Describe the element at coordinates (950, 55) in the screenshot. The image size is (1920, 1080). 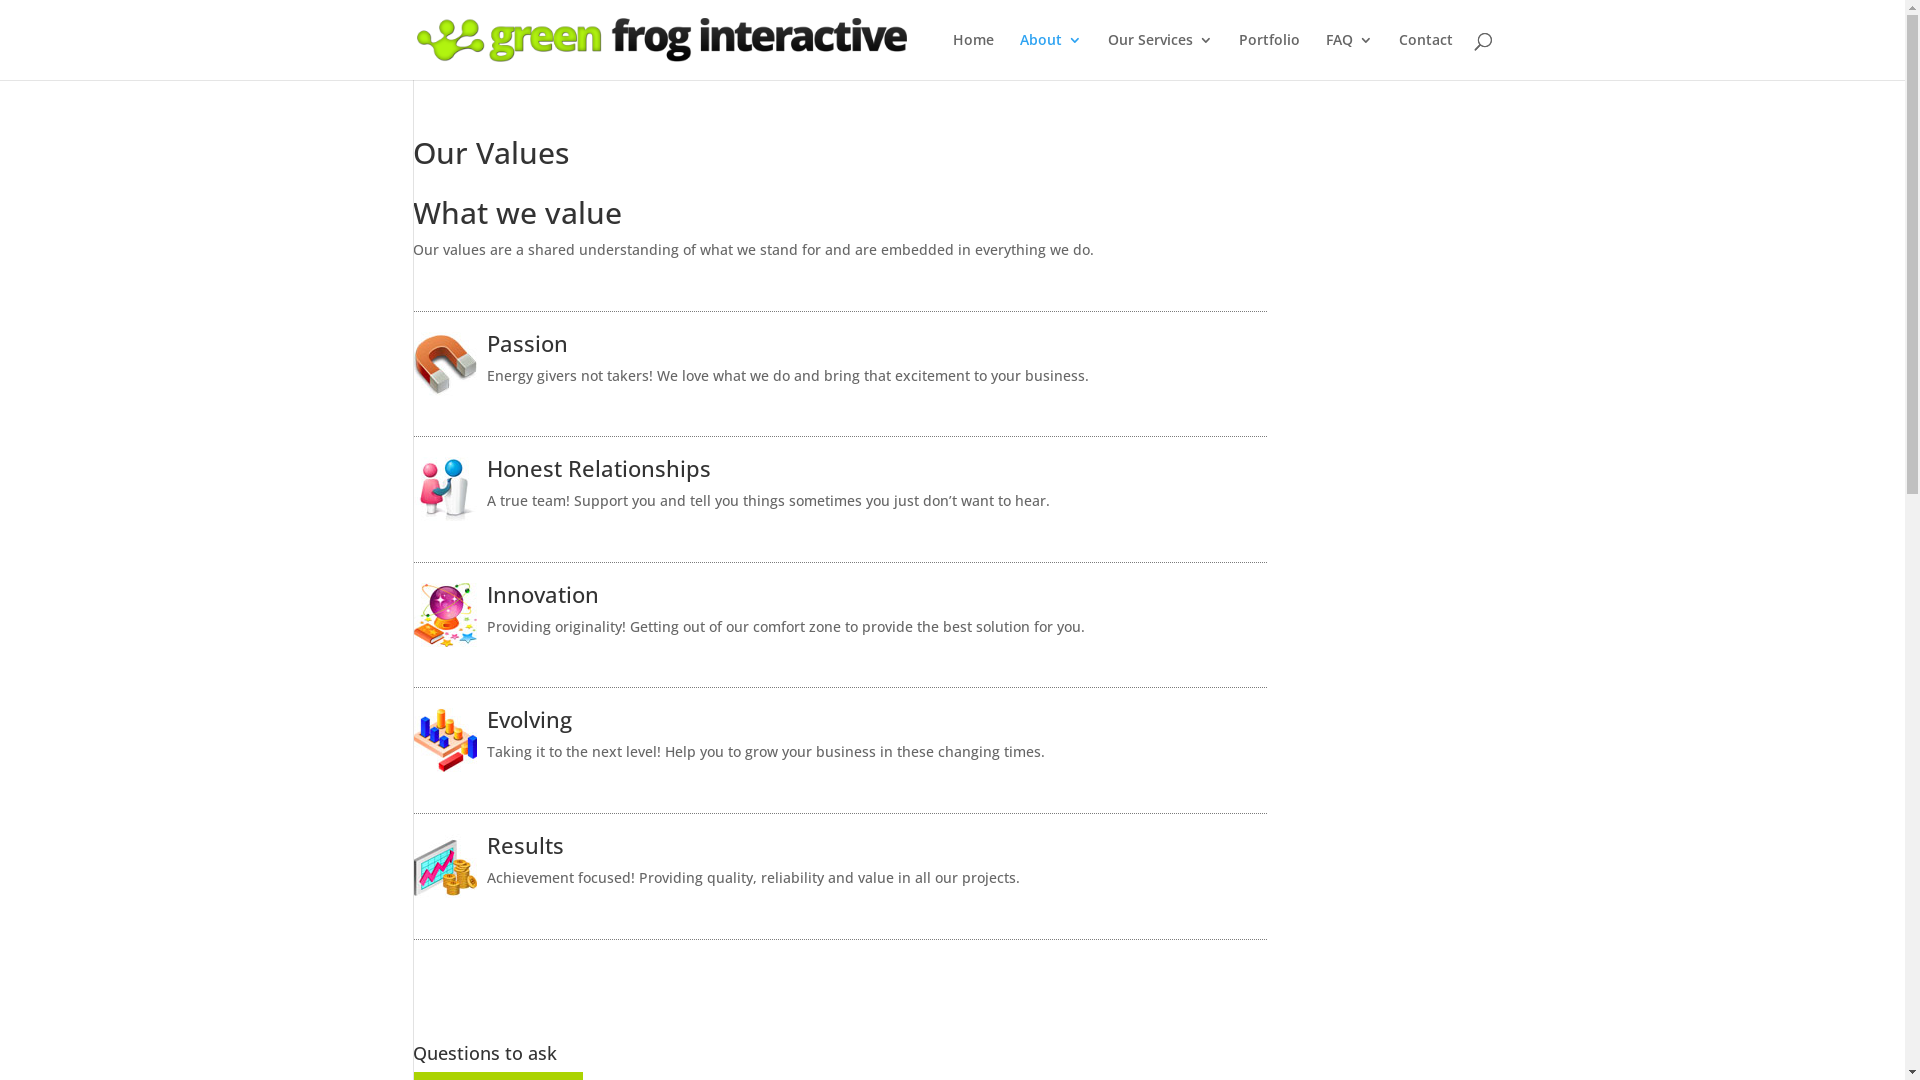
I see `'Home'` at that location.